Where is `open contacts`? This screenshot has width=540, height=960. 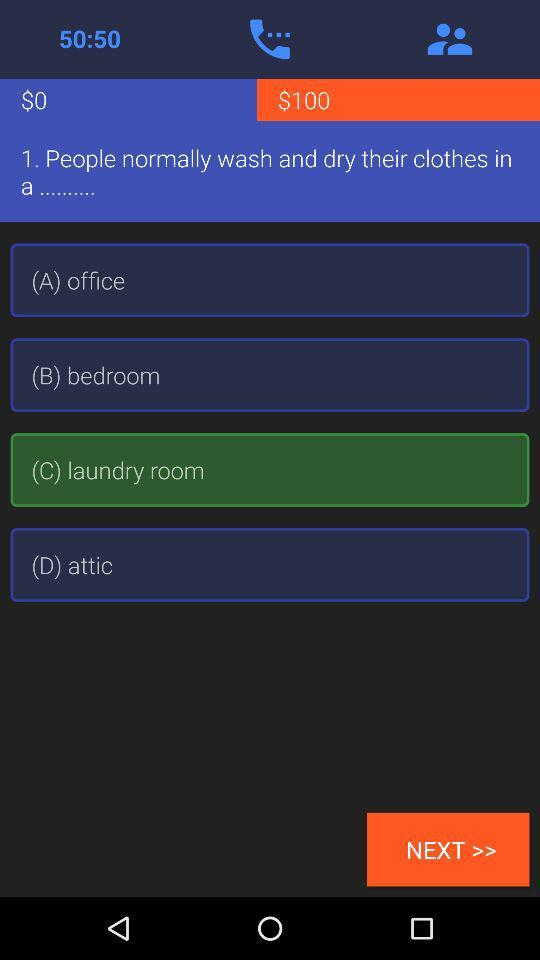 open contacts is located at coordinates (449, 38).